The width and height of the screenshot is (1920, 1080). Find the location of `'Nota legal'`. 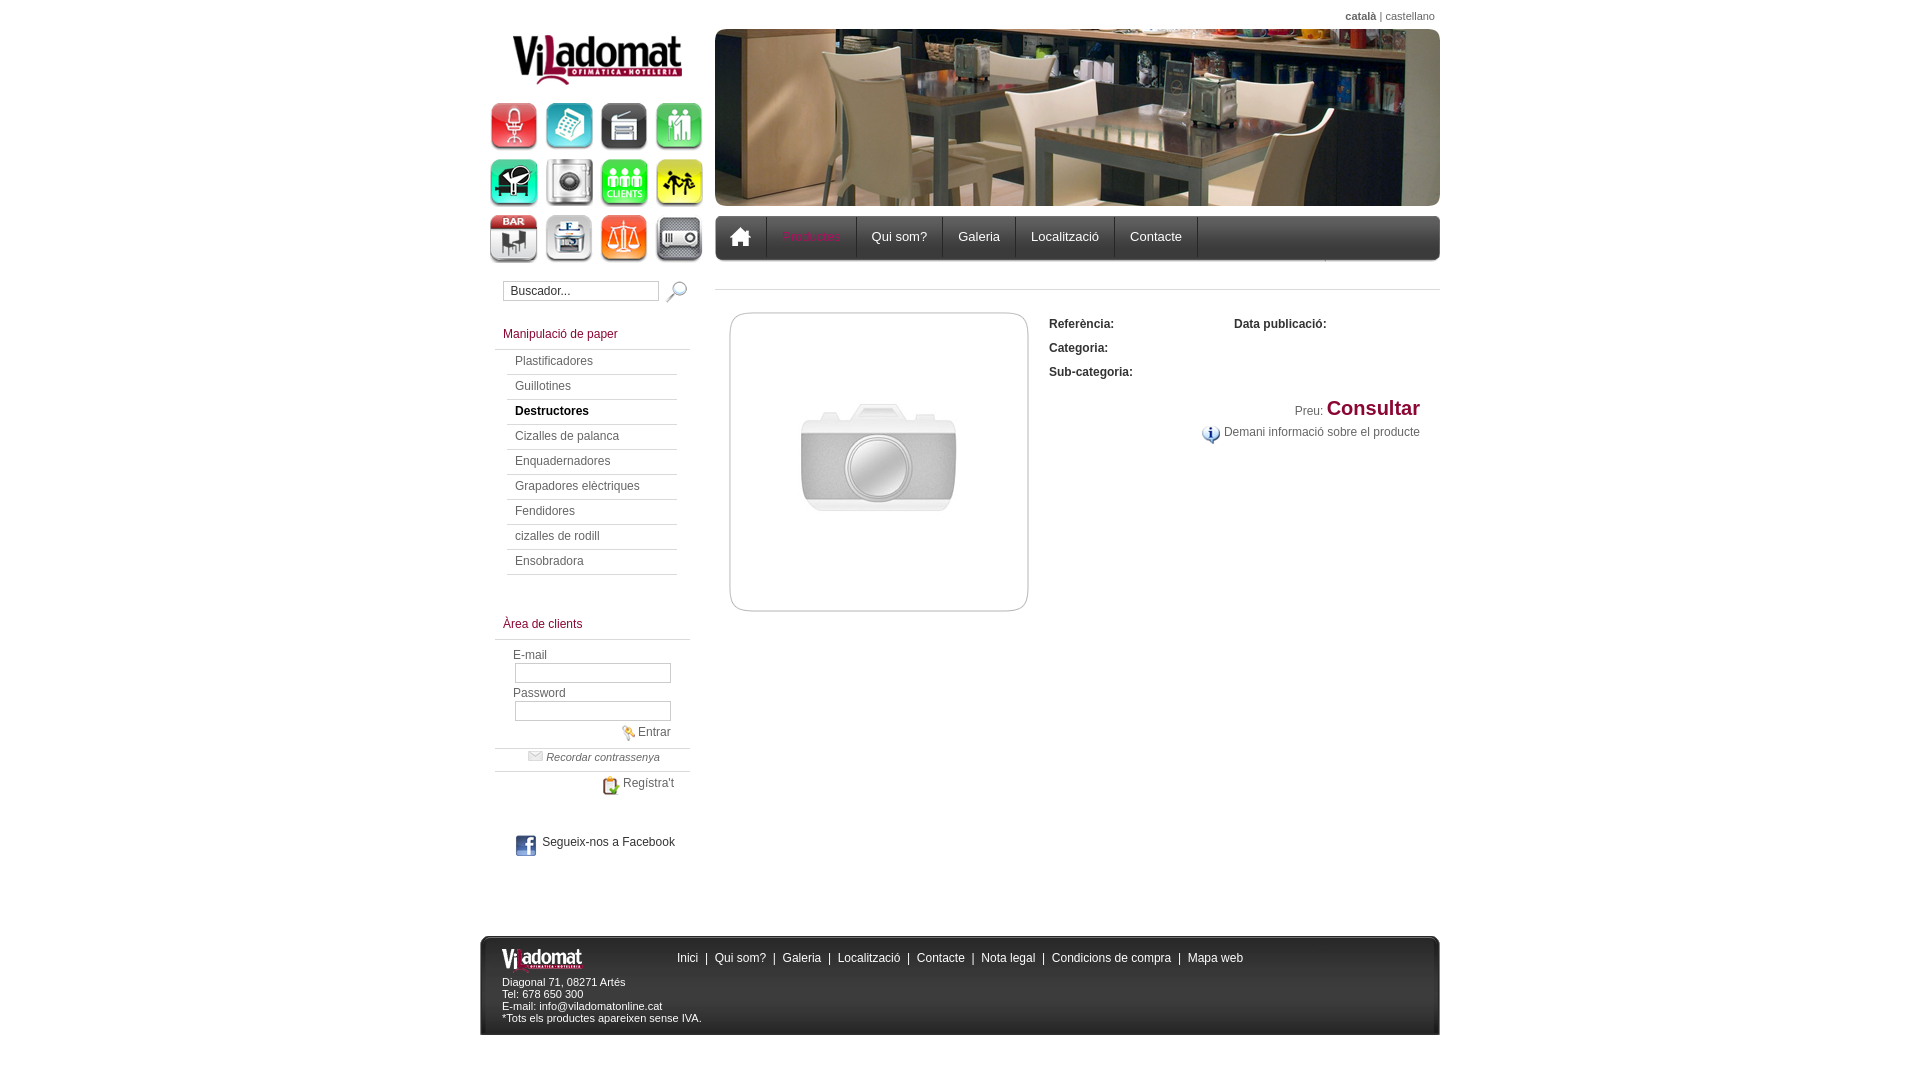

'Nota legal' is located at coordinates (1008, 956).